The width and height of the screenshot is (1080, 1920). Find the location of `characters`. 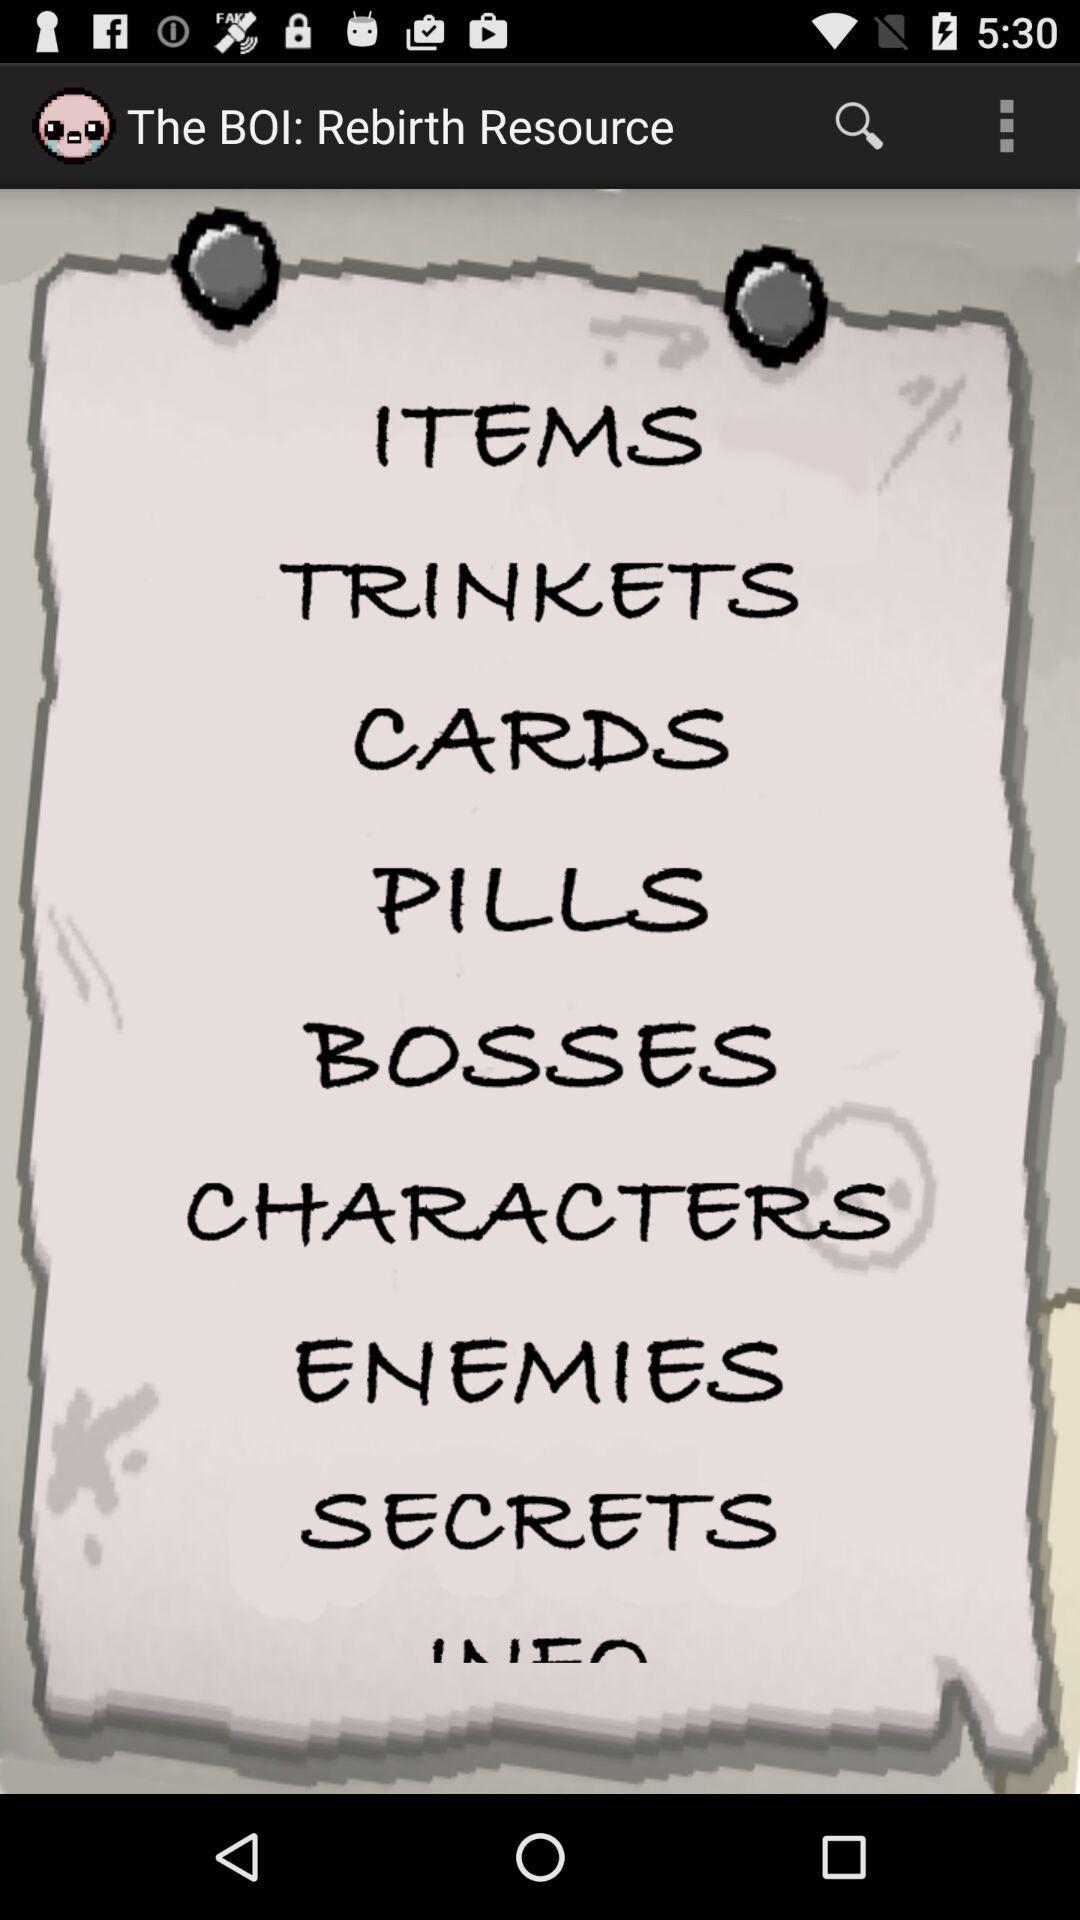

characters is located at coordinates (540, 1212).